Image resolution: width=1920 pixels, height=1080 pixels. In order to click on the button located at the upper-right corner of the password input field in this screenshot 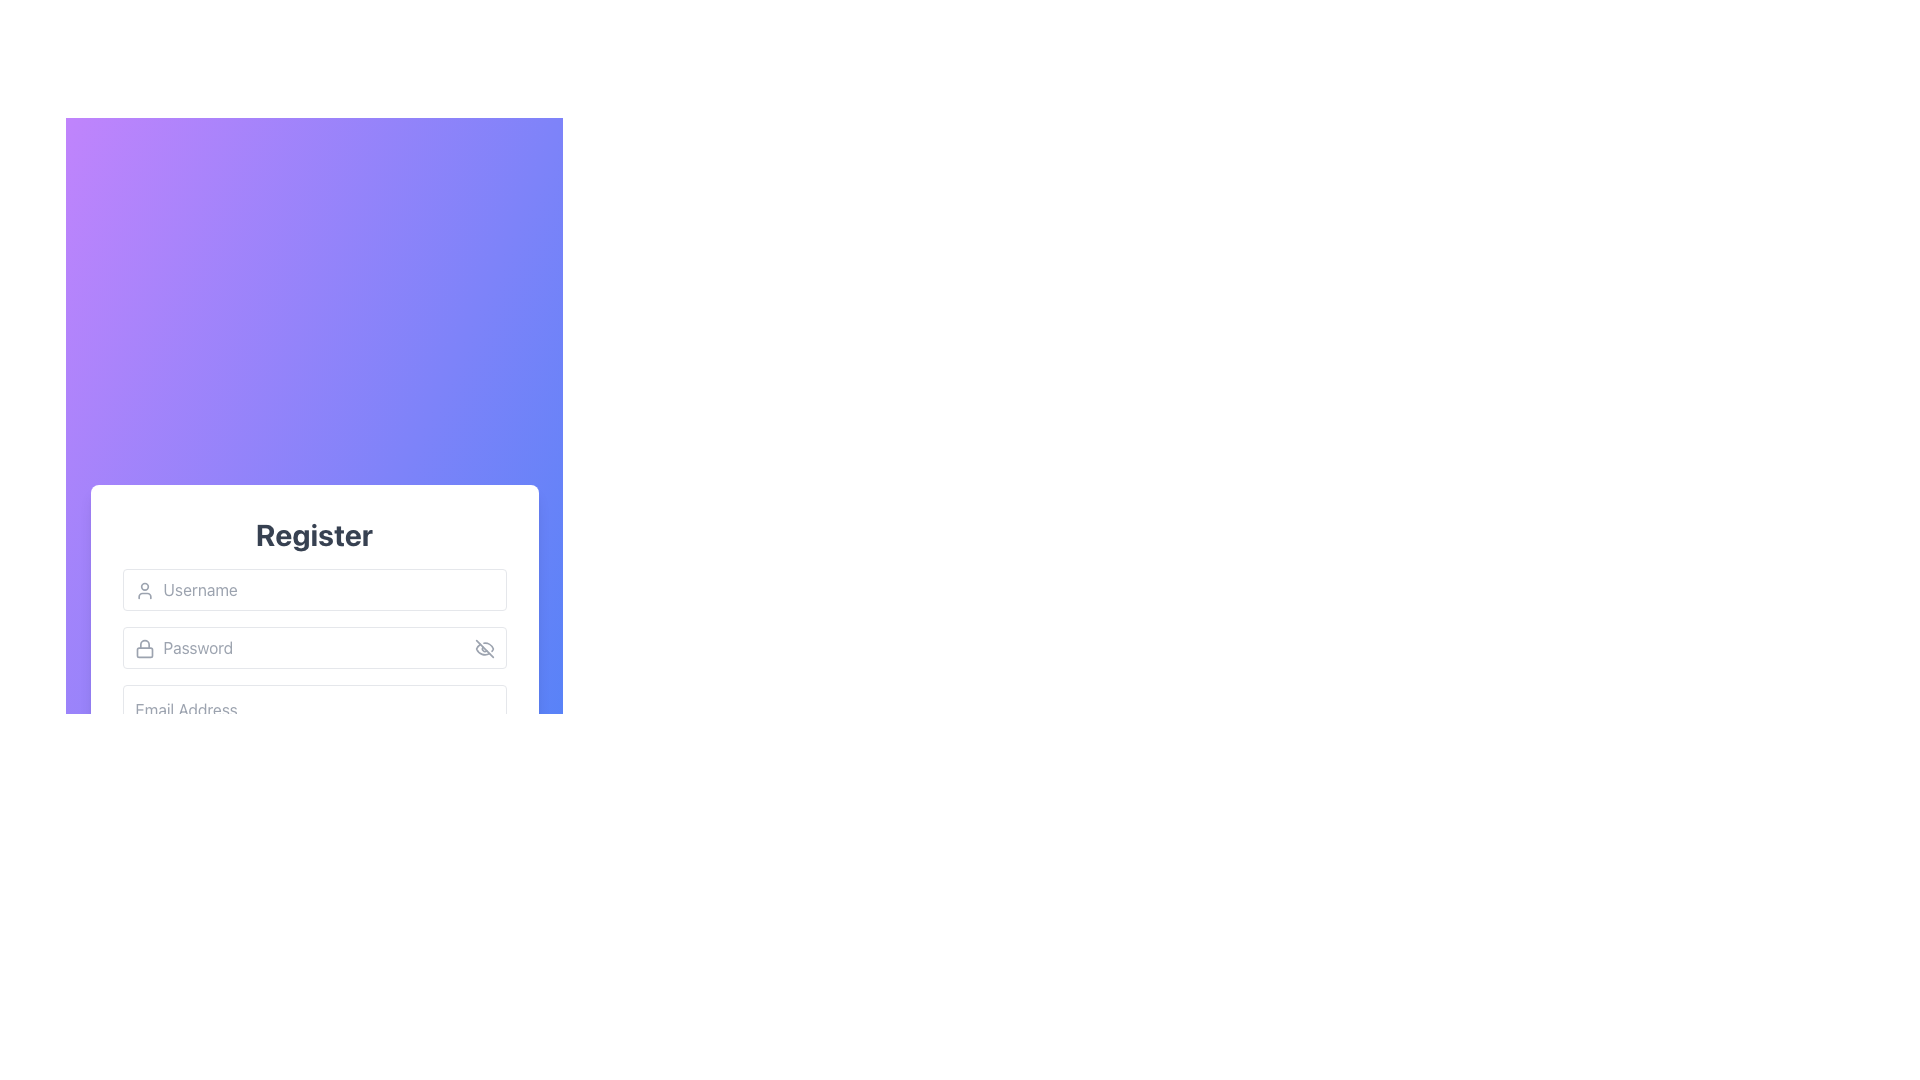, I will do `click(484, 648)`.